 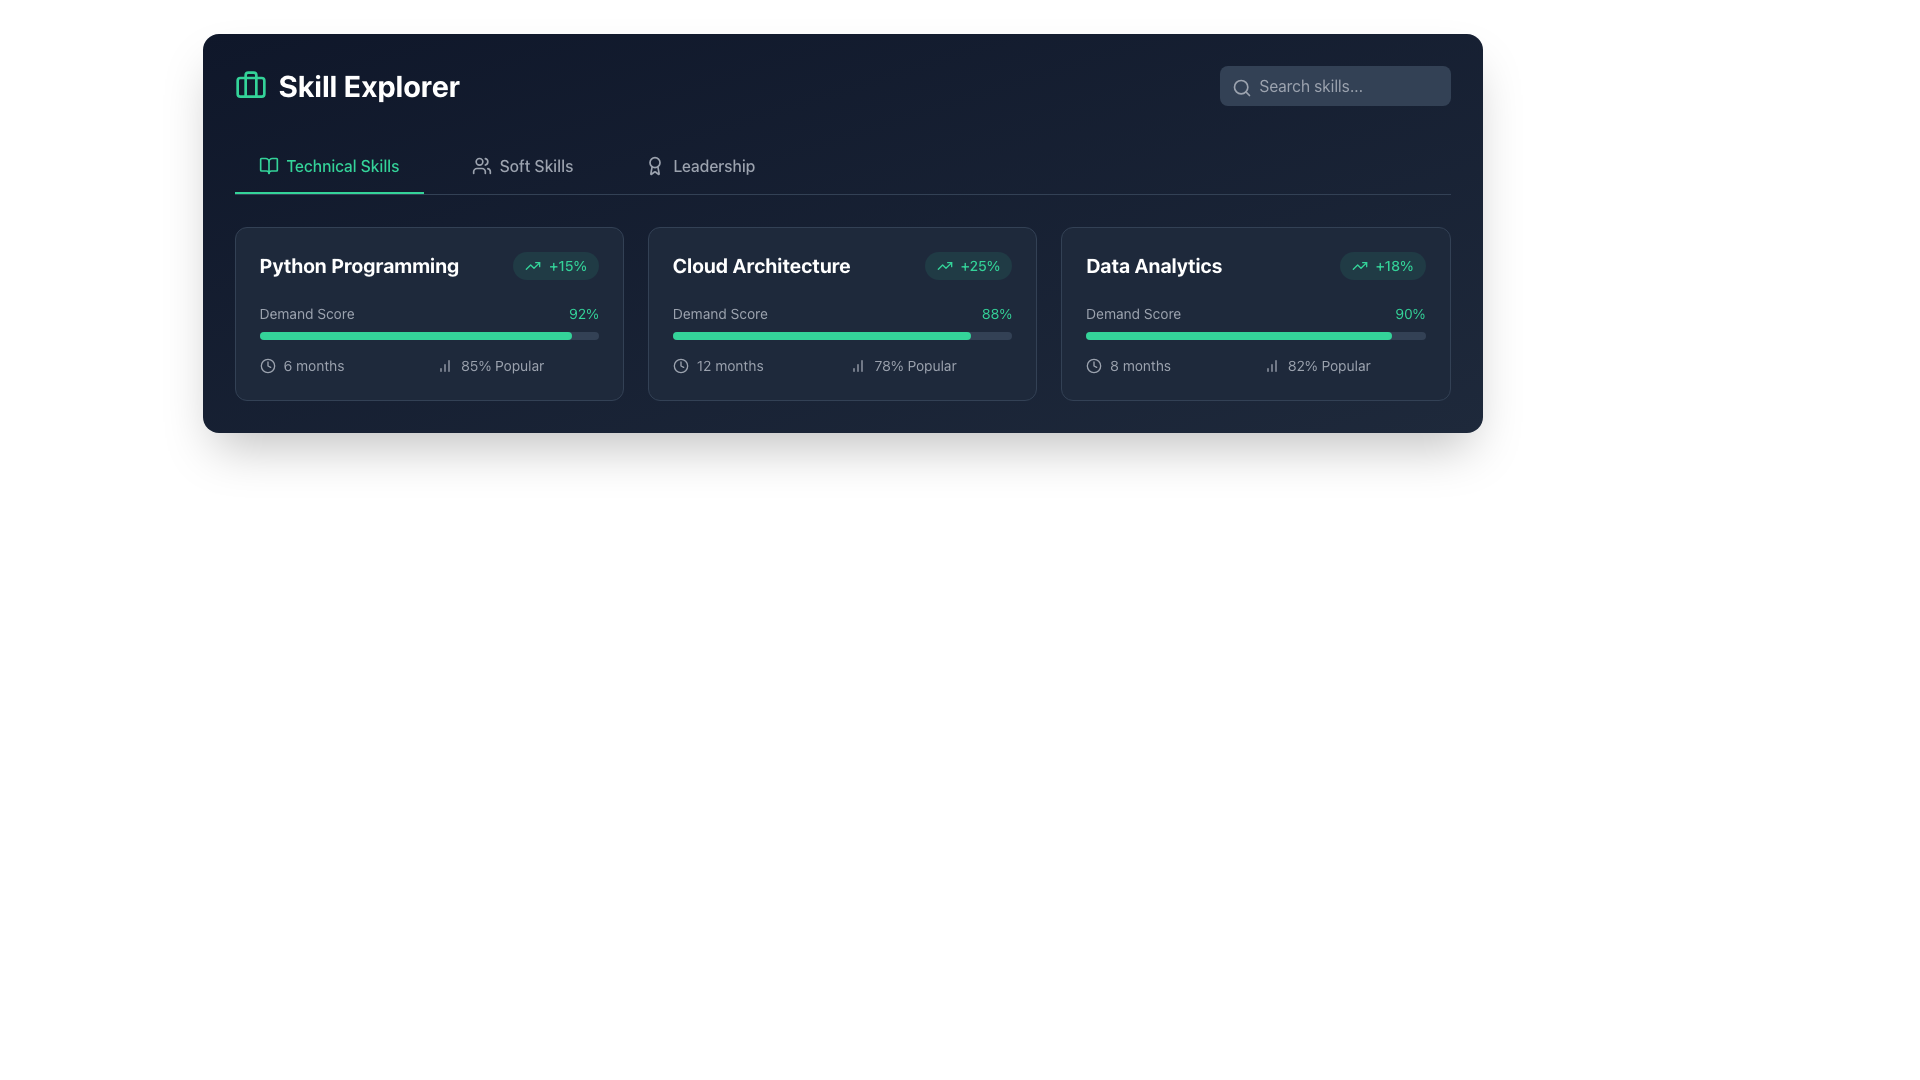 What do you see at coordinates (842, 320) in the screenshot?
I see `the progress bar fill representing the demand score of 'Cloud Architecture', which shows '88%' in green, located in the middle card of the 'Skill Explorer' section` at bounding box center [842, 320].